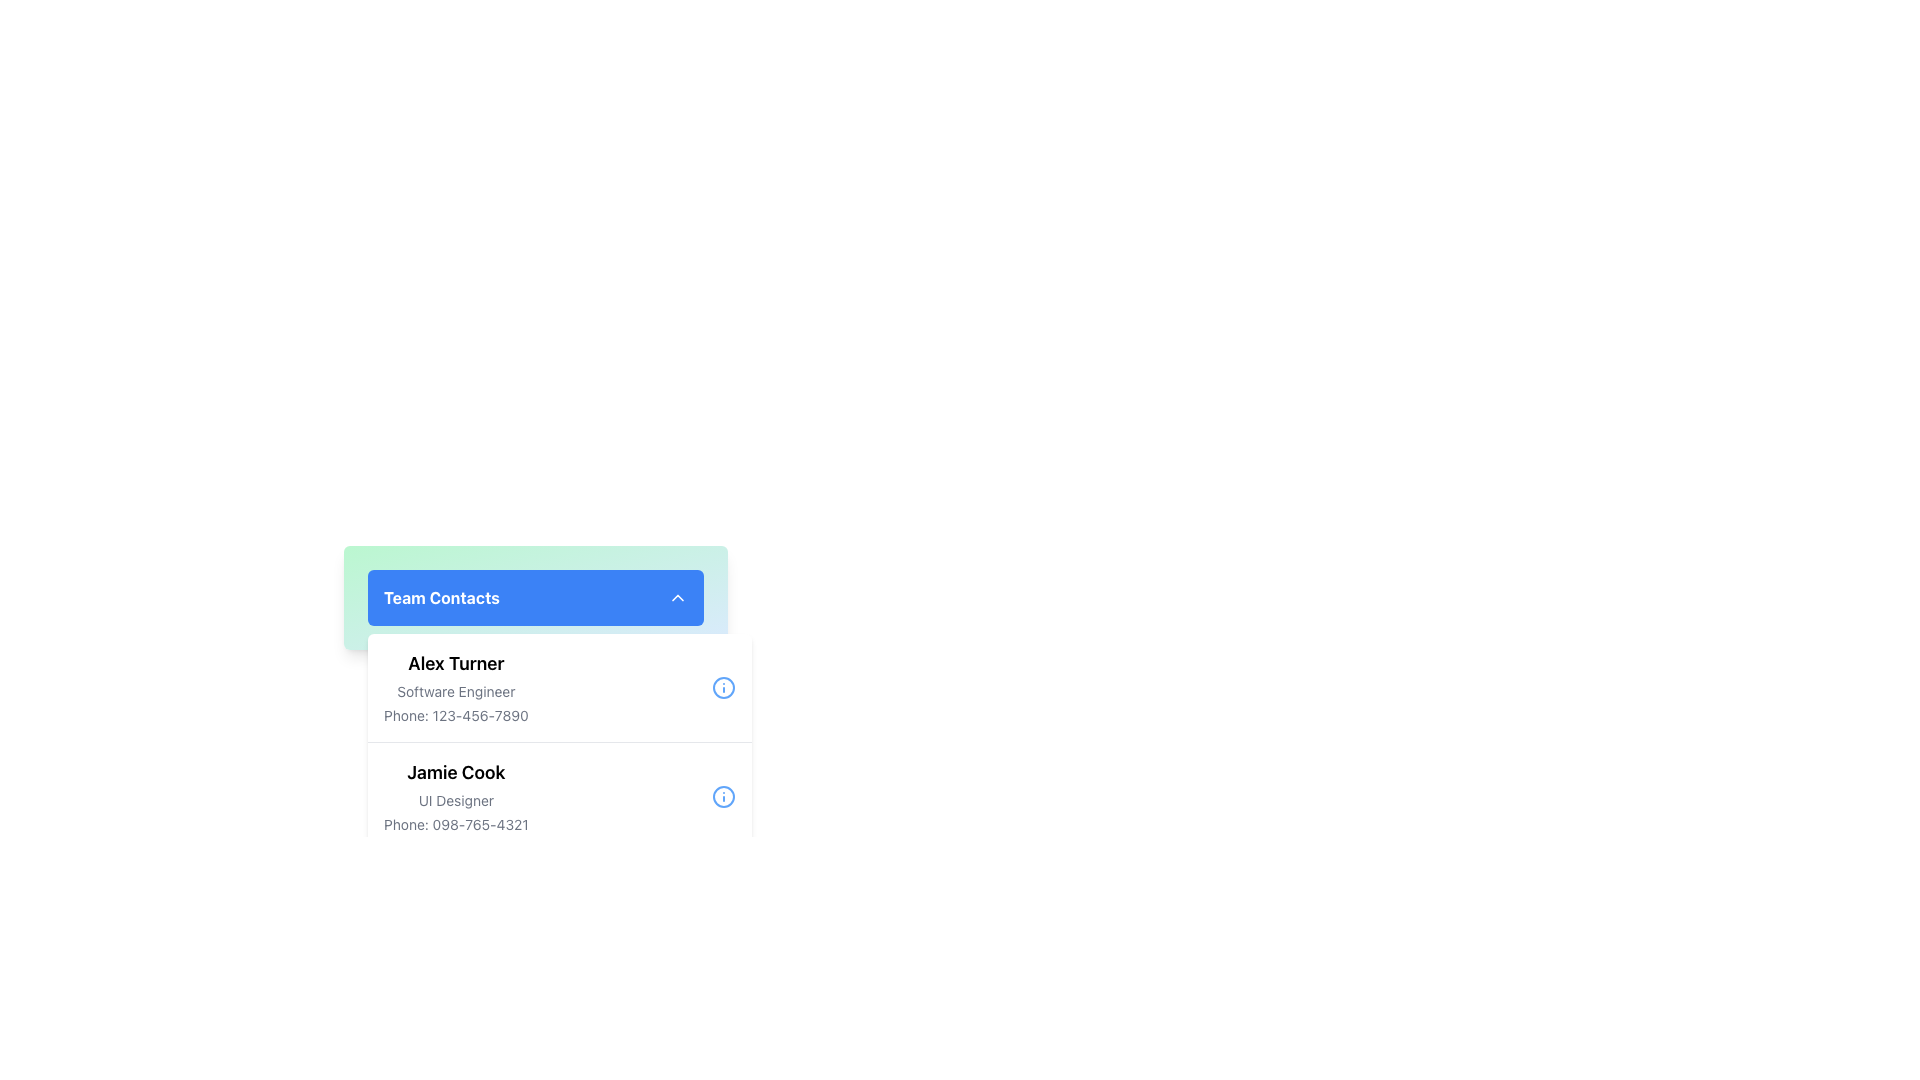 Image resolution: width=1920 pixels, height=1080 pixels. I want to click on the Contact Information Section for 'Jamie Cook', which includes the name, title, and phone number, so click(560, 795).